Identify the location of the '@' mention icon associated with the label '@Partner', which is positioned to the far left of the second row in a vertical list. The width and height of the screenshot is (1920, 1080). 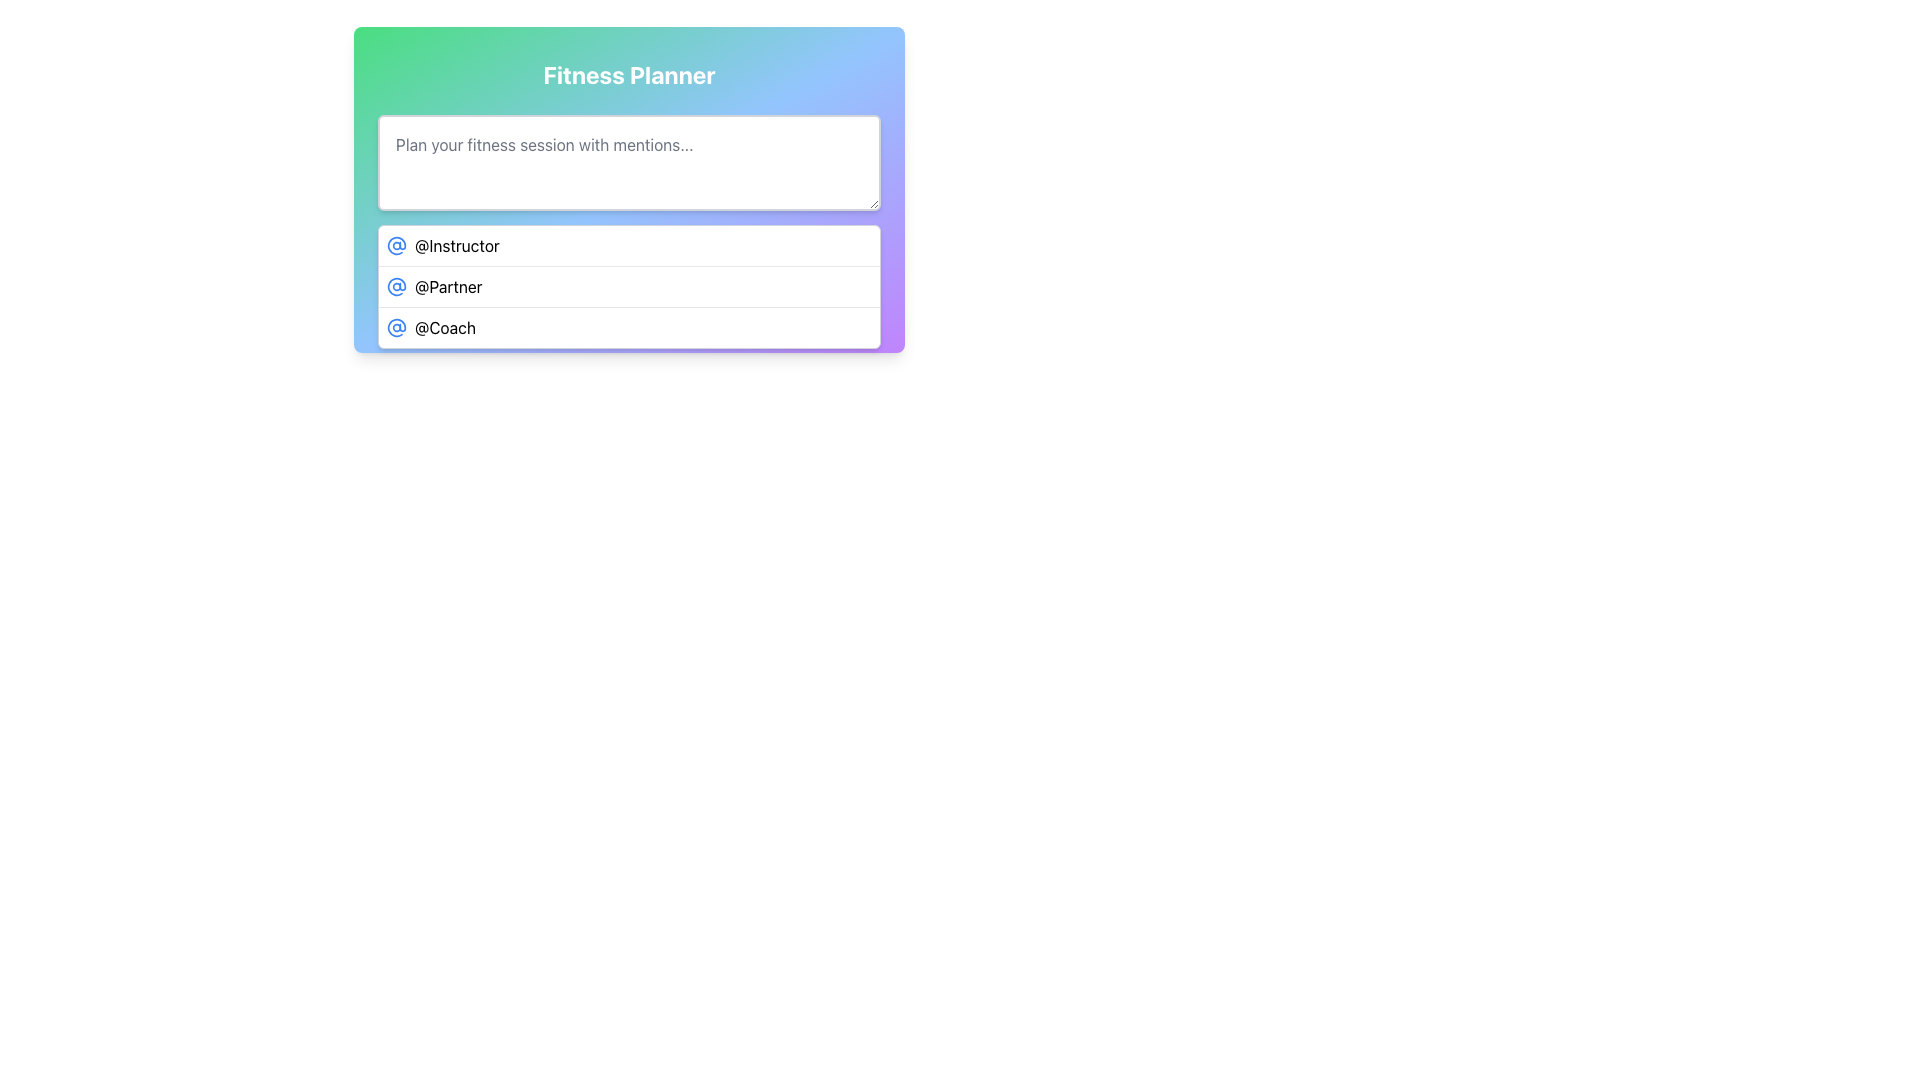
(397, 286).